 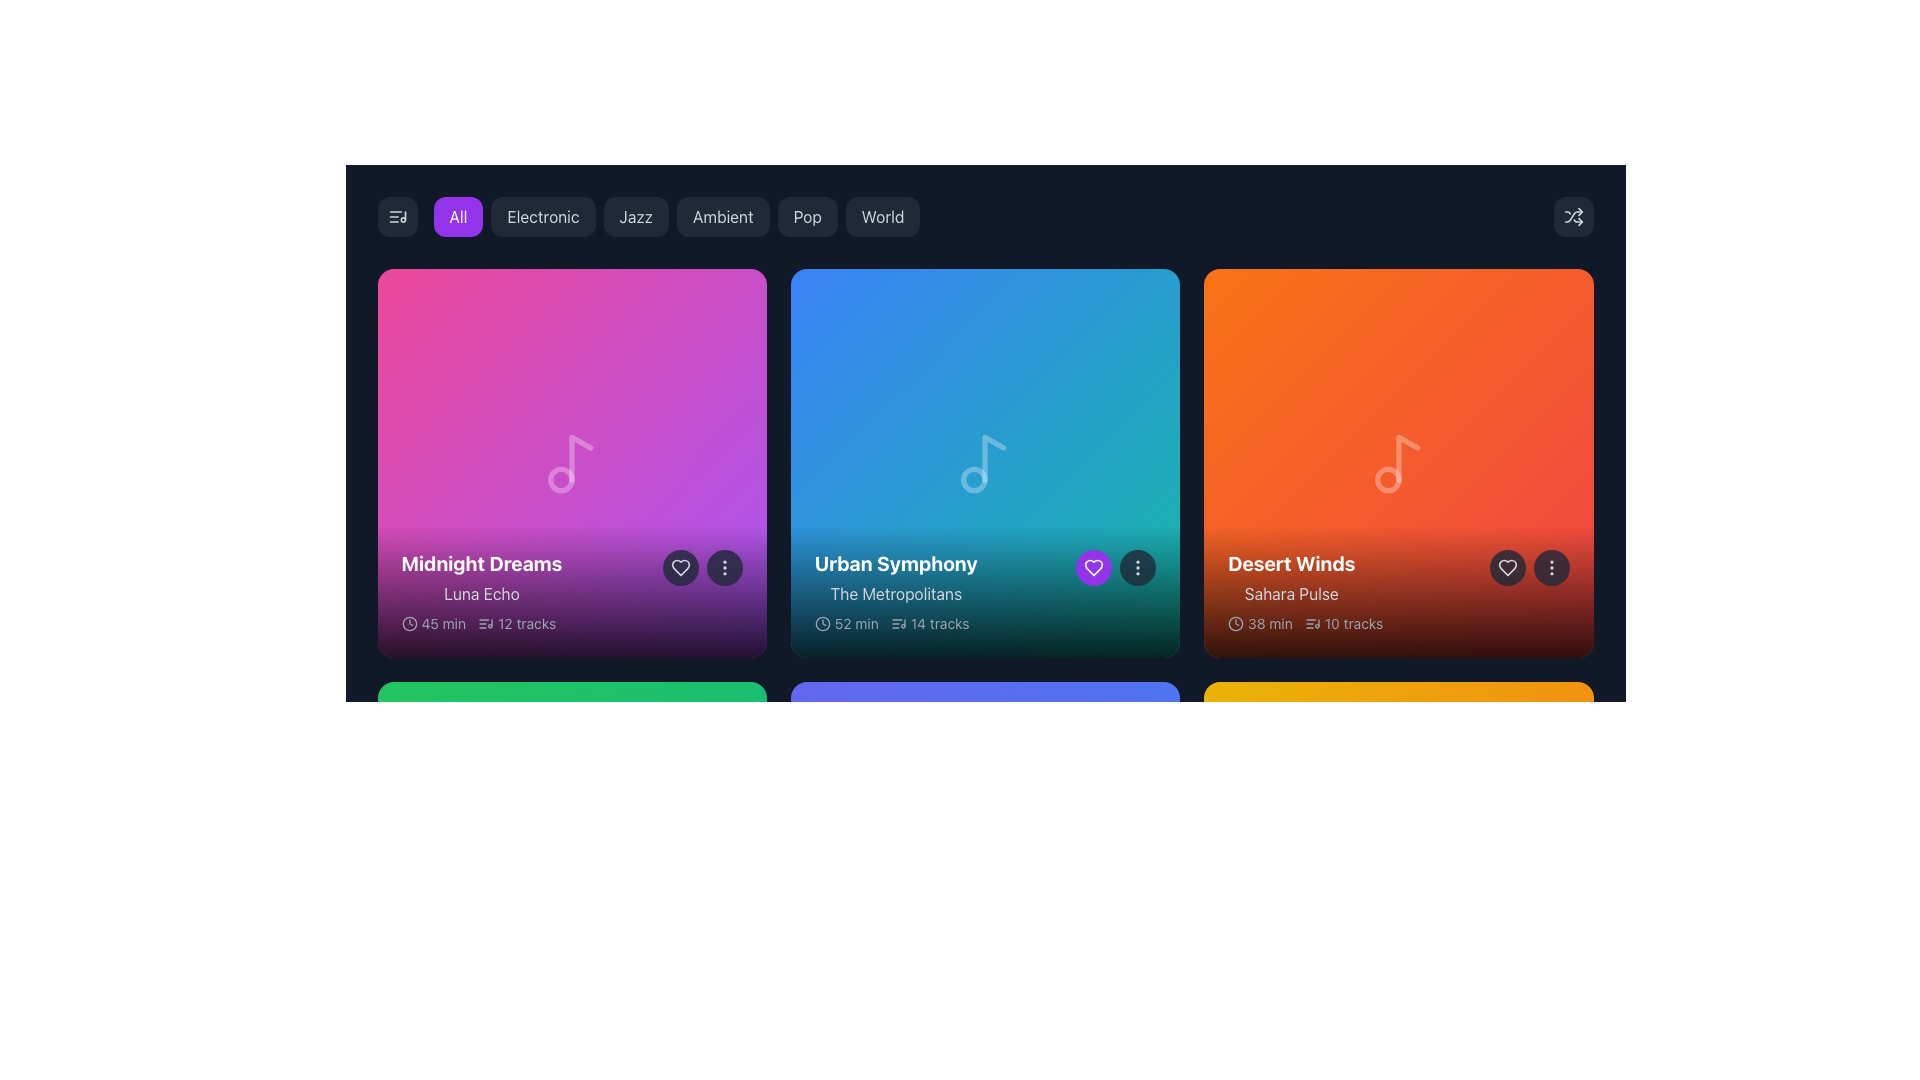 I want to click on the text label that serves as the main title for the orange card, positioned above 'Sahara Pulse' in the bottom right corner of the card, so click(x=1291, y=564).